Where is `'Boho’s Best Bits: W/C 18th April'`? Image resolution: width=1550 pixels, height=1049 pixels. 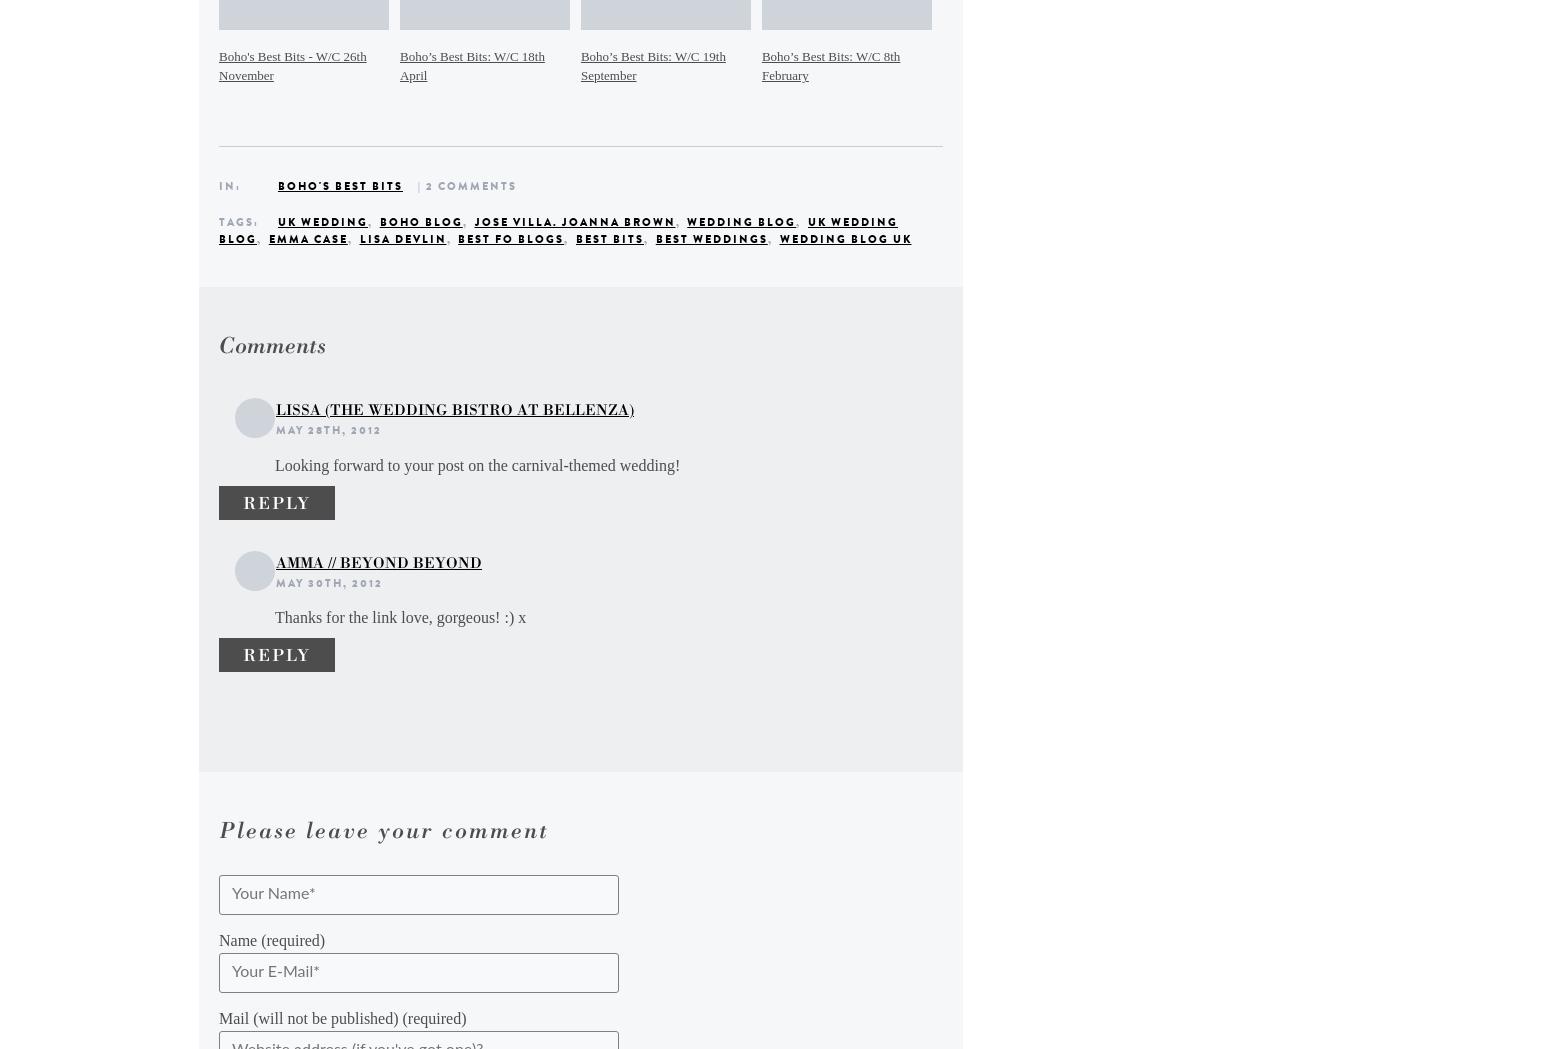
'Boho’s Best Bits: W/C 18th April' is located at coordinates (398, 65).